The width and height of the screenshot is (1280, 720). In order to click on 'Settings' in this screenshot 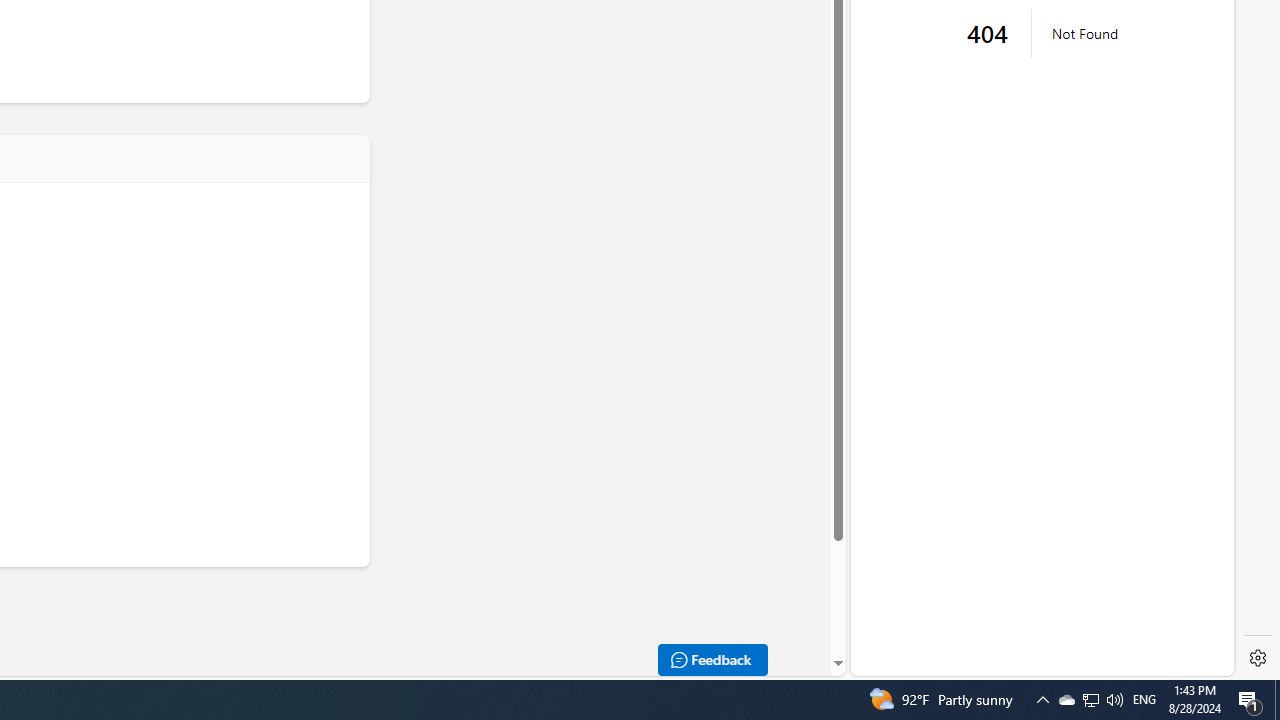, I will do `click(1257, 658)`.